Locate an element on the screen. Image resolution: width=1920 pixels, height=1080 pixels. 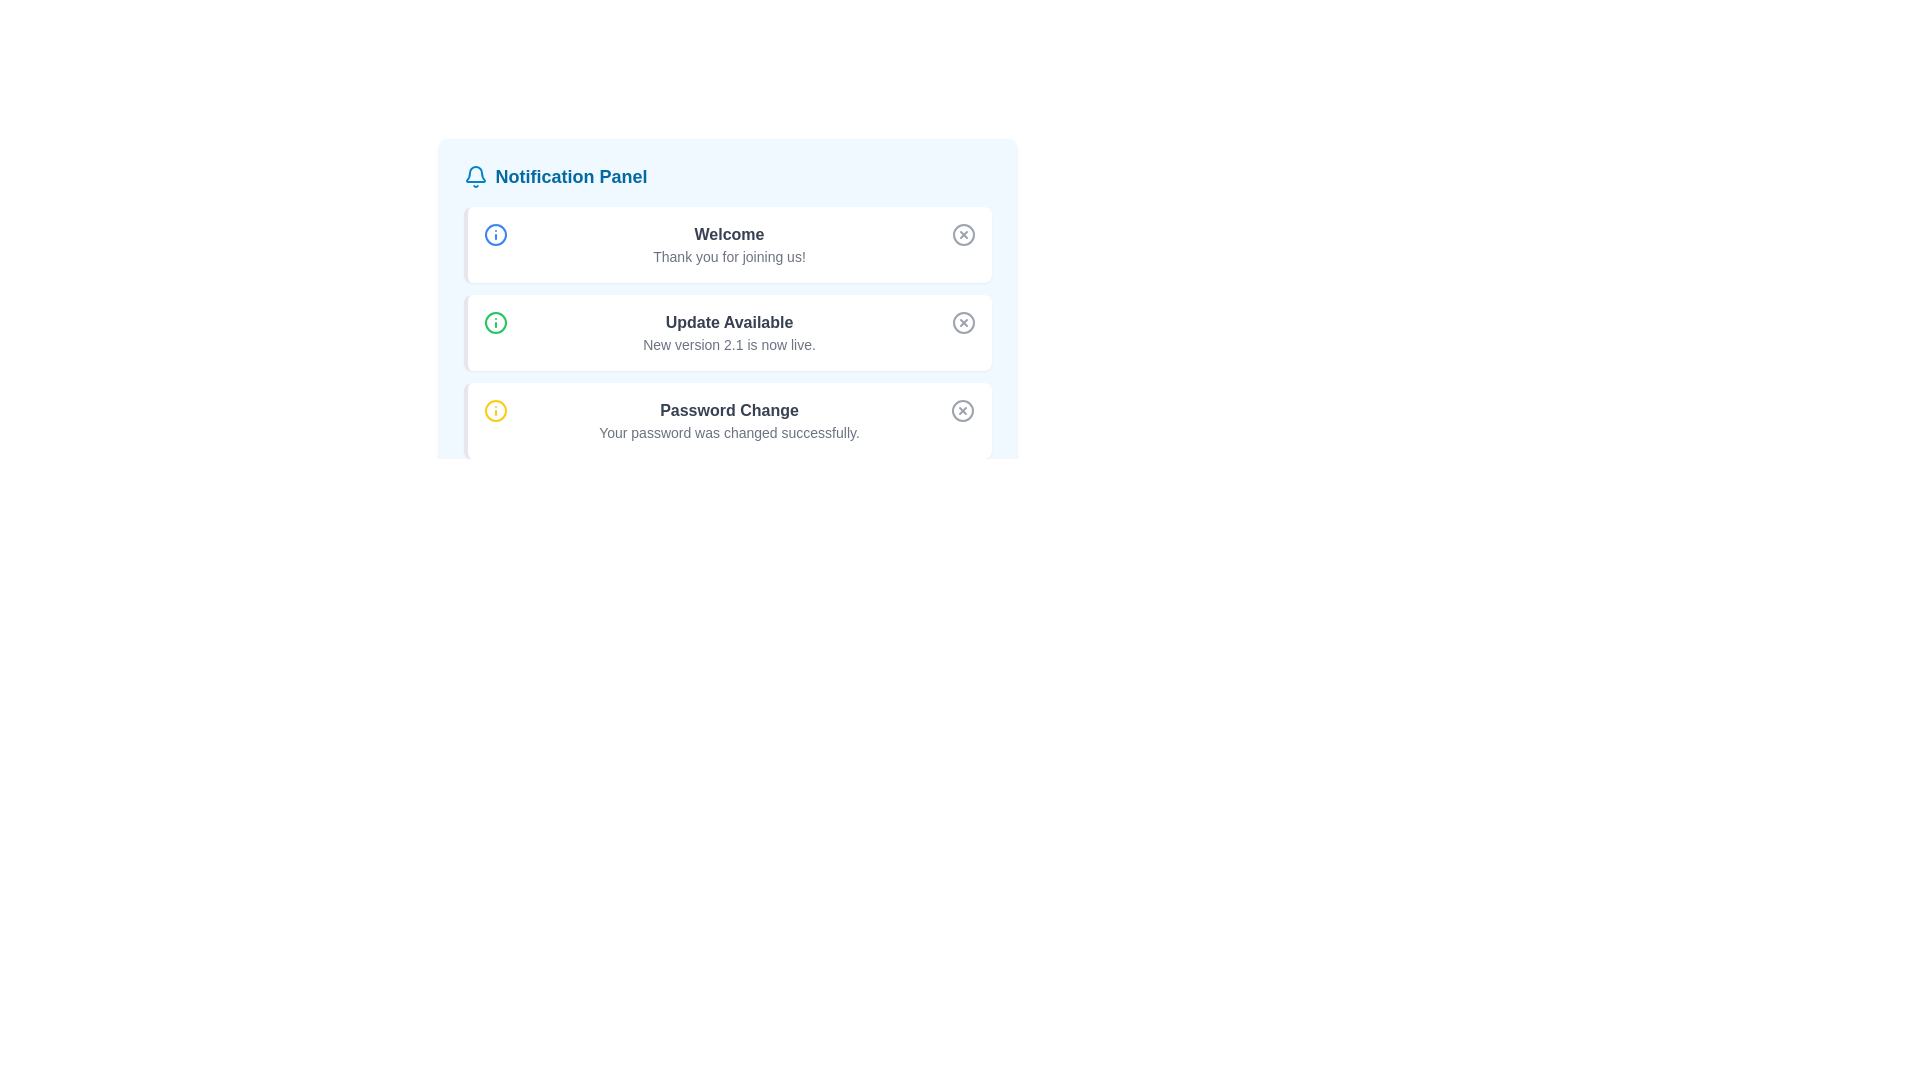
the title header for the notification message located in the 'Notification Panel', which is positioned above the text 'Your password was changed successfully' is located at coordinates (728, 410).